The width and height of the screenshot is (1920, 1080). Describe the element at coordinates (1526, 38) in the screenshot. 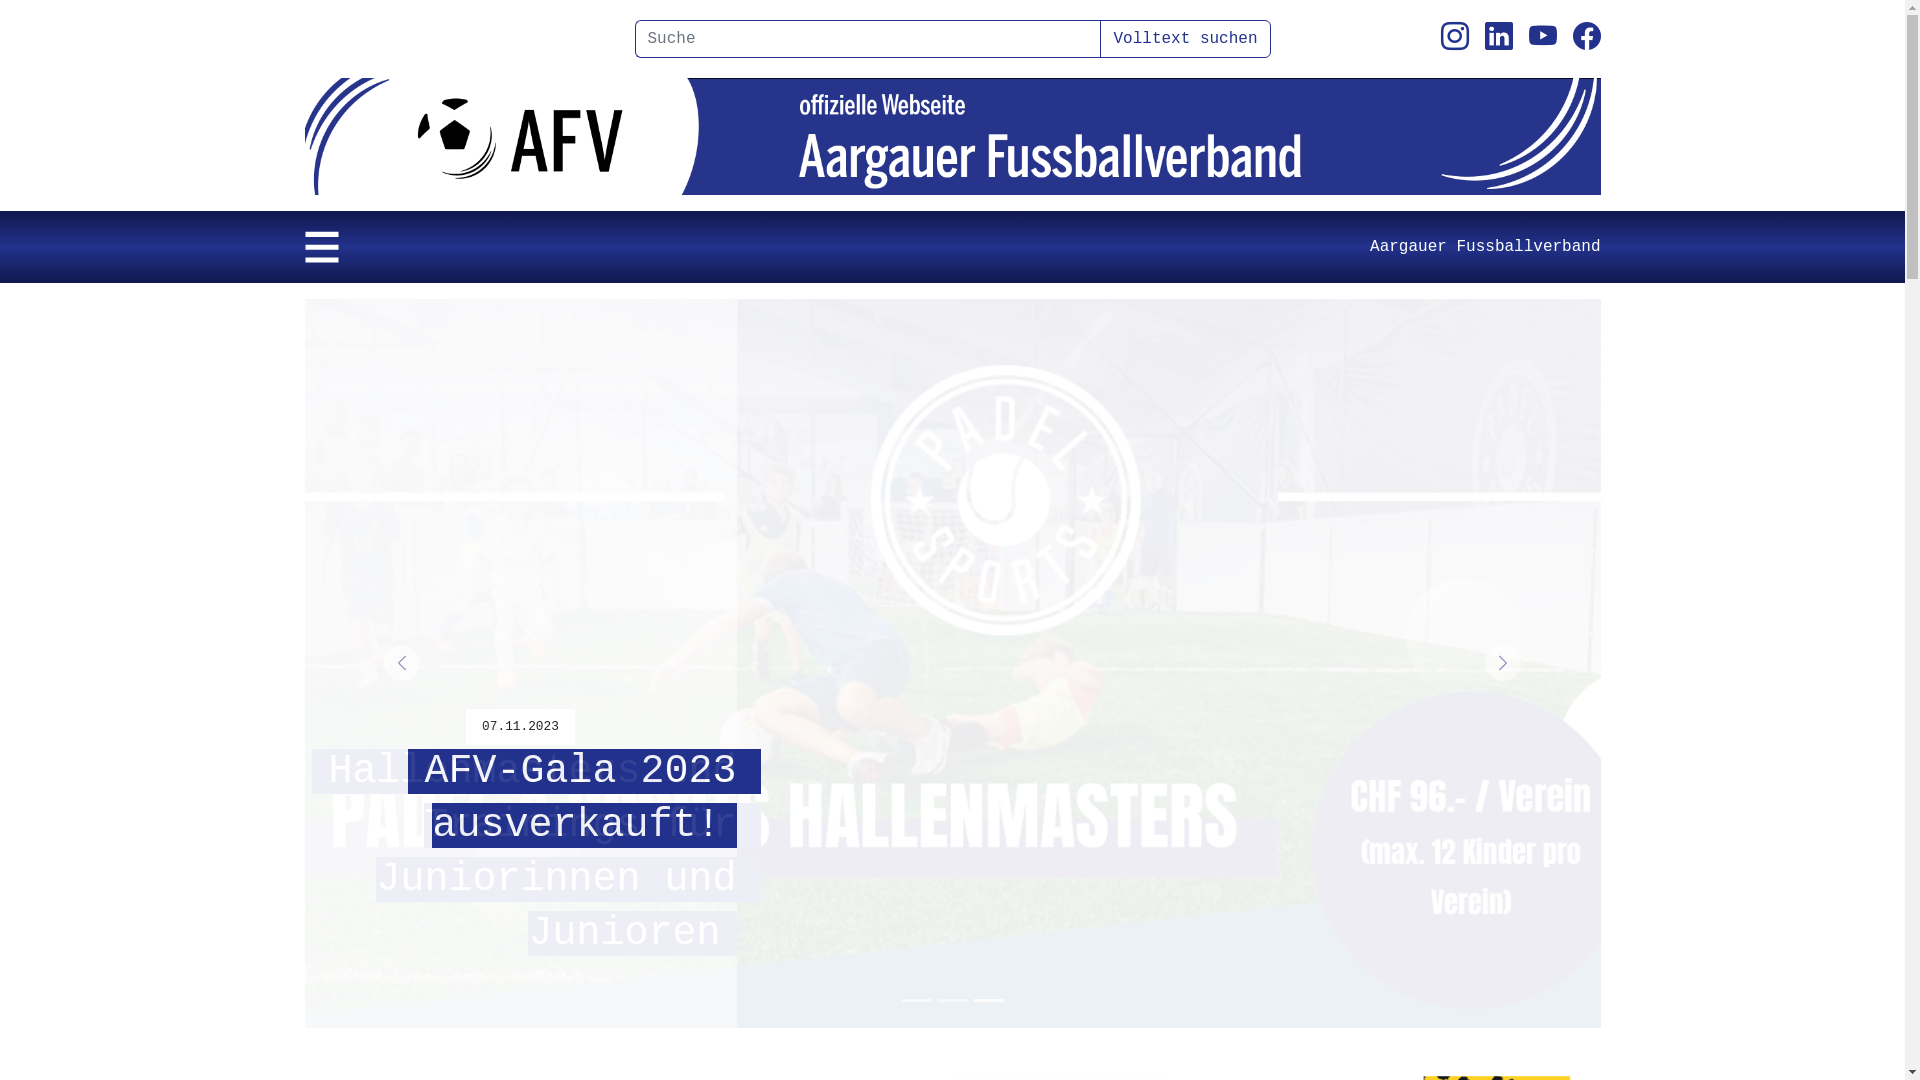

I see `'Youtube'` at that location.